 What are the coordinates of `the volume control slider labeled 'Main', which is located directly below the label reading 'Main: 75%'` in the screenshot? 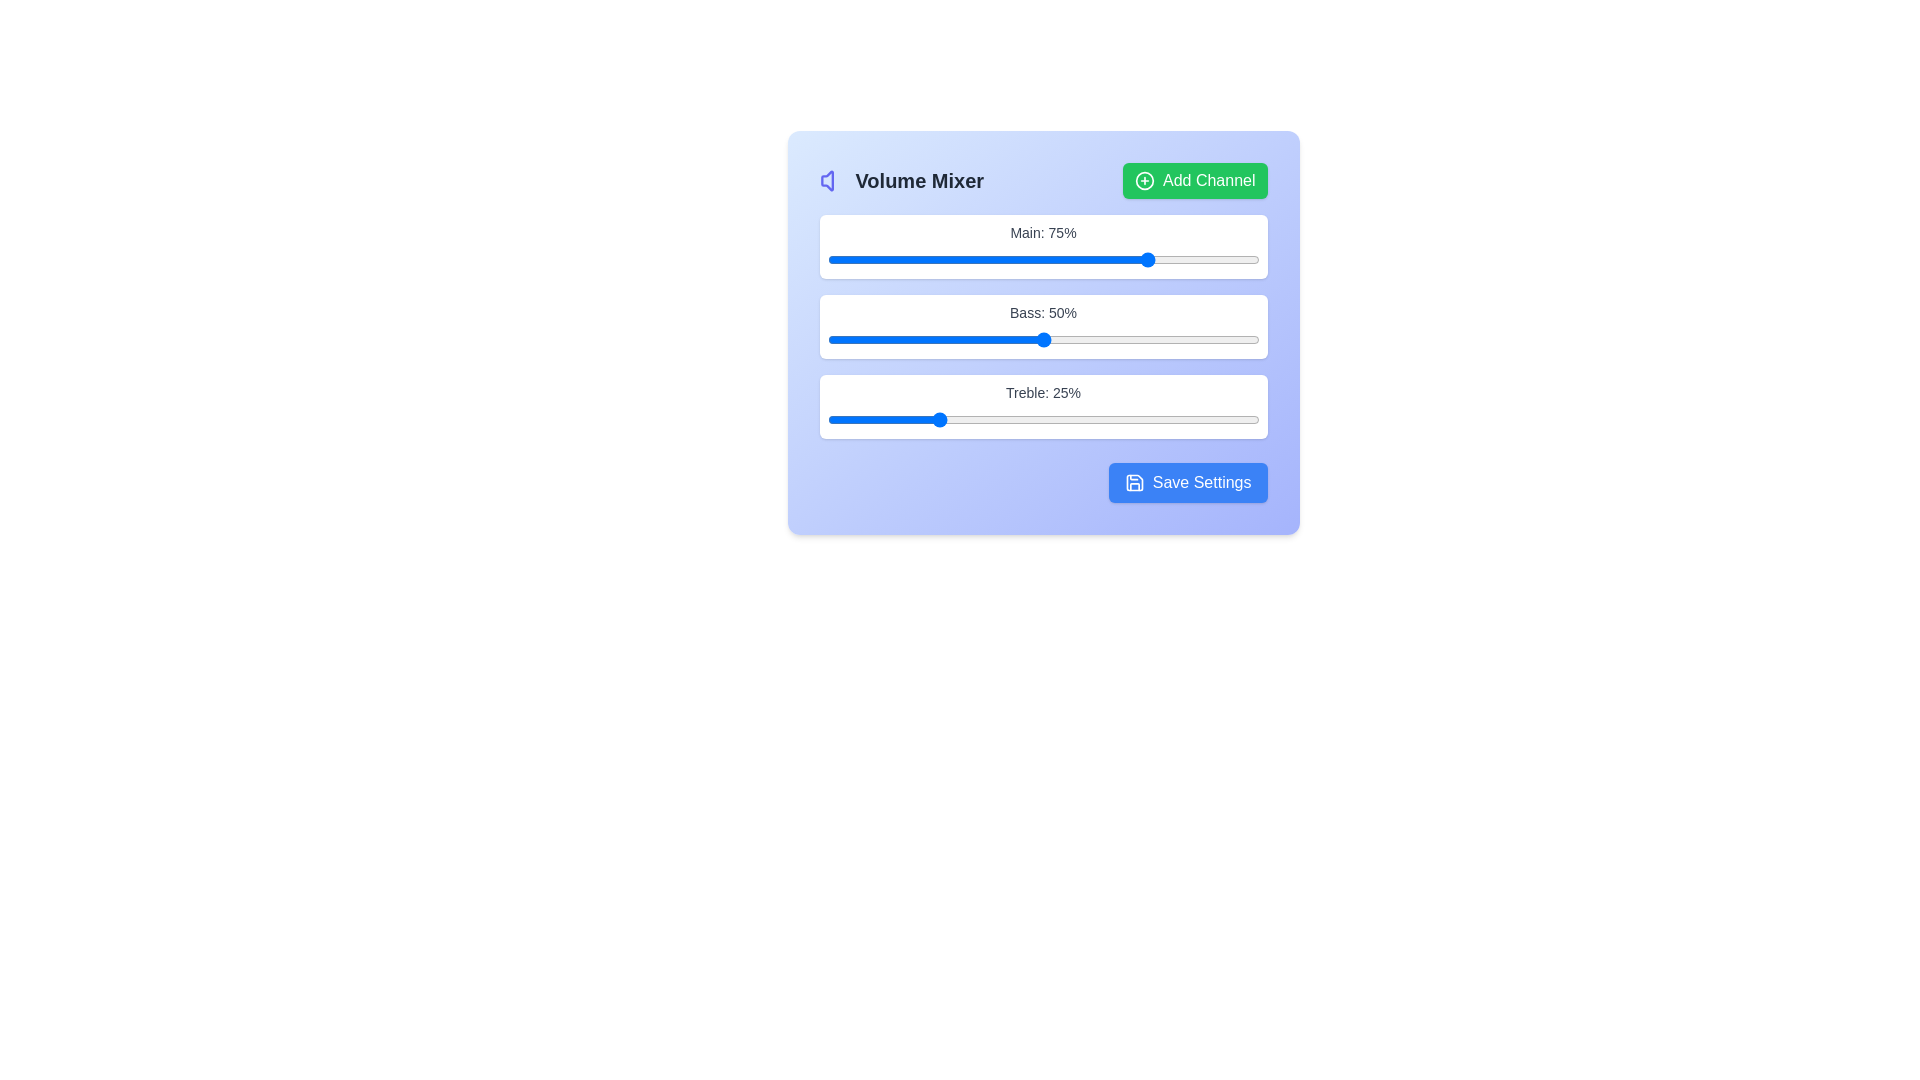 It's located at (1042, 258).